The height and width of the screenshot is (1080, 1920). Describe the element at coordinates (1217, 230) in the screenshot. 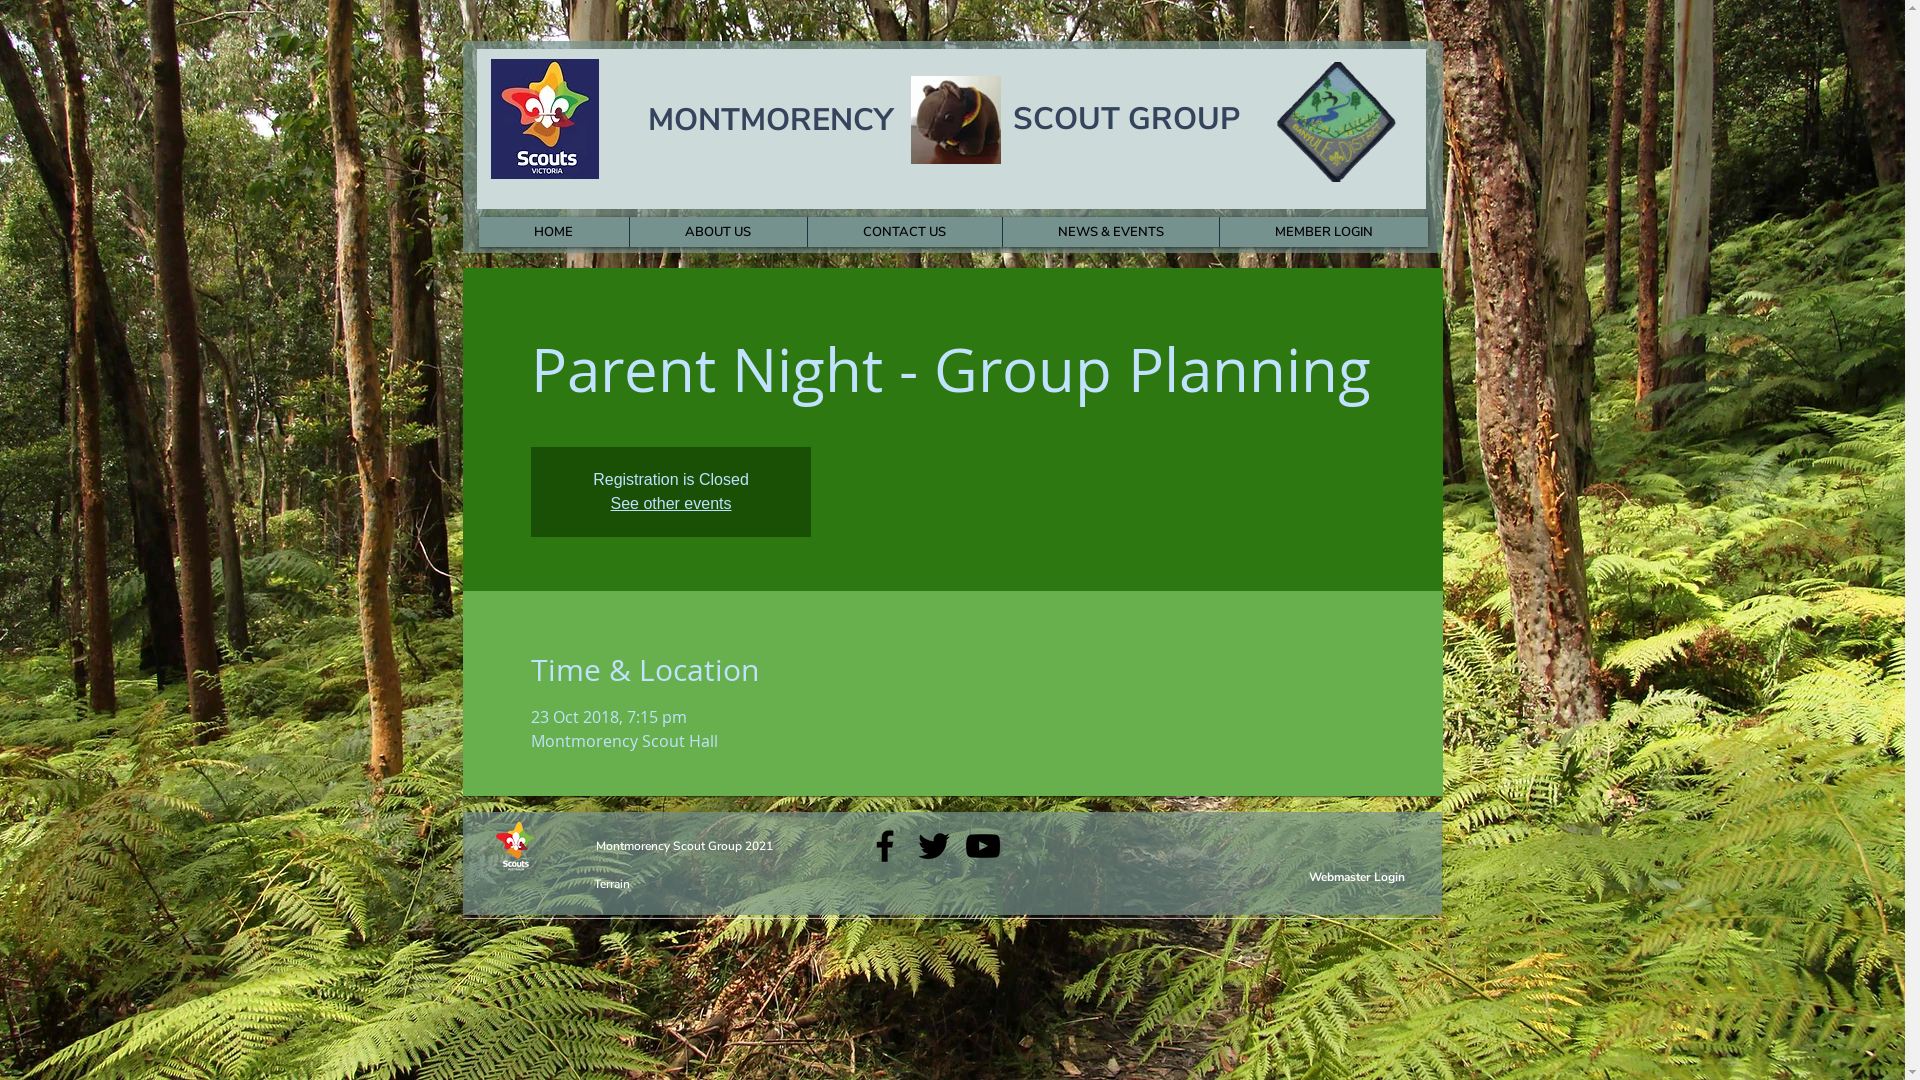

I see `'MEMBER LOGIN'` at that location.